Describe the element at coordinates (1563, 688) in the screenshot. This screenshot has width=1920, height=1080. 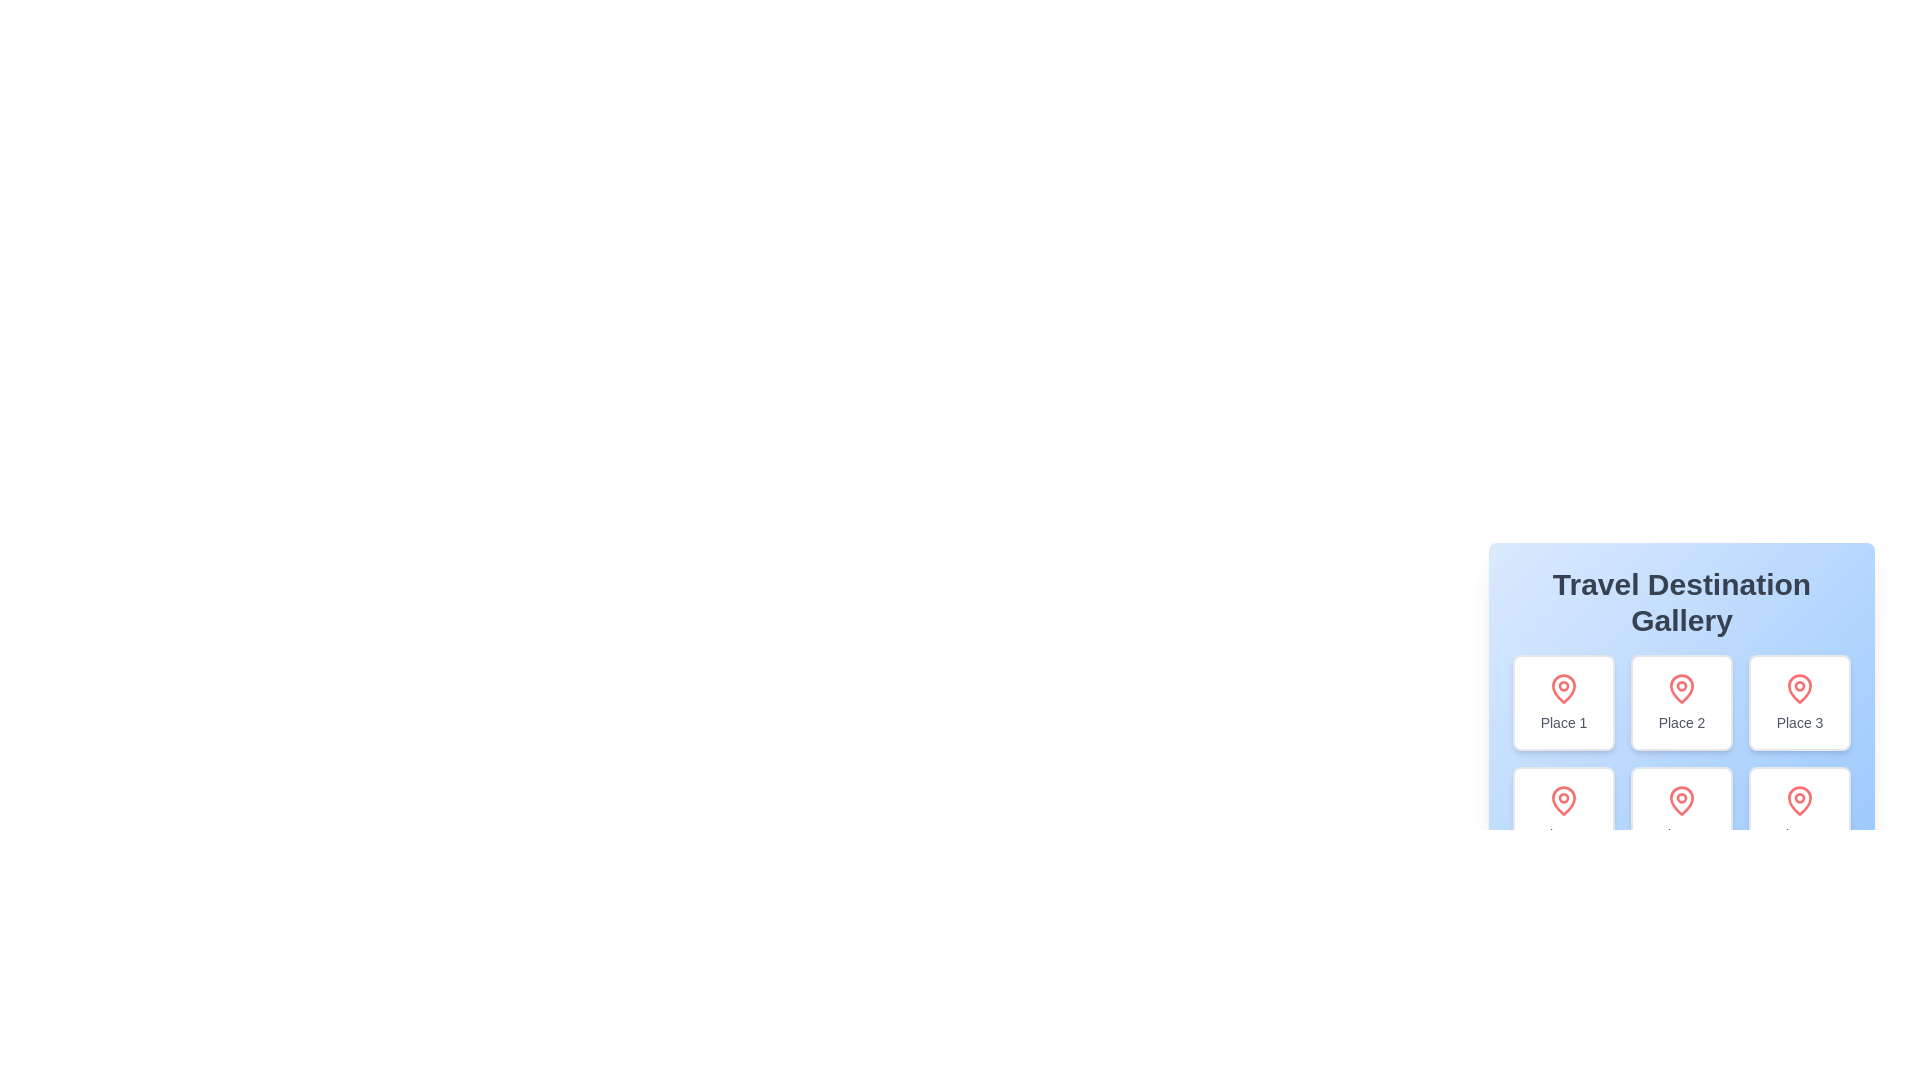
I see `the red map pin icon located at the top of the 'Place 1' card in the grid` at that location.